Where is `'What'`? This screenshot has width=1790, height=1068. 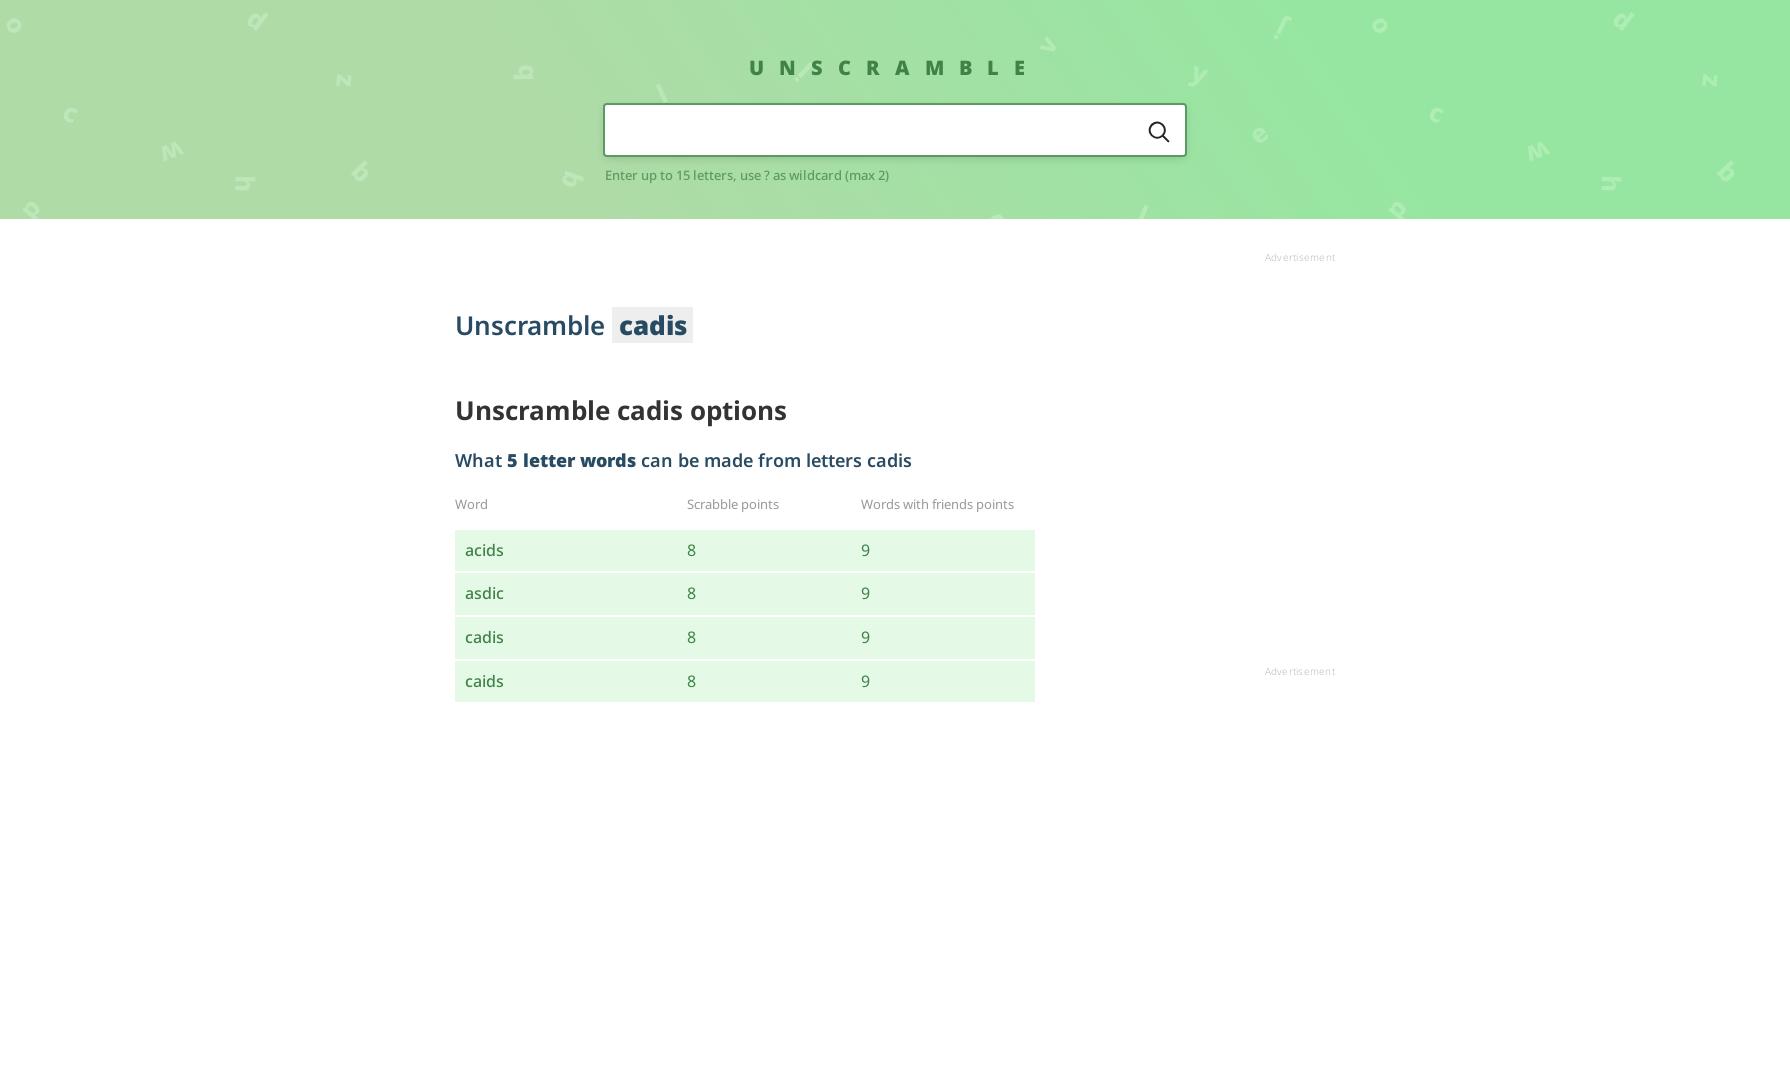
'What' is located at coordinates (454, 459).